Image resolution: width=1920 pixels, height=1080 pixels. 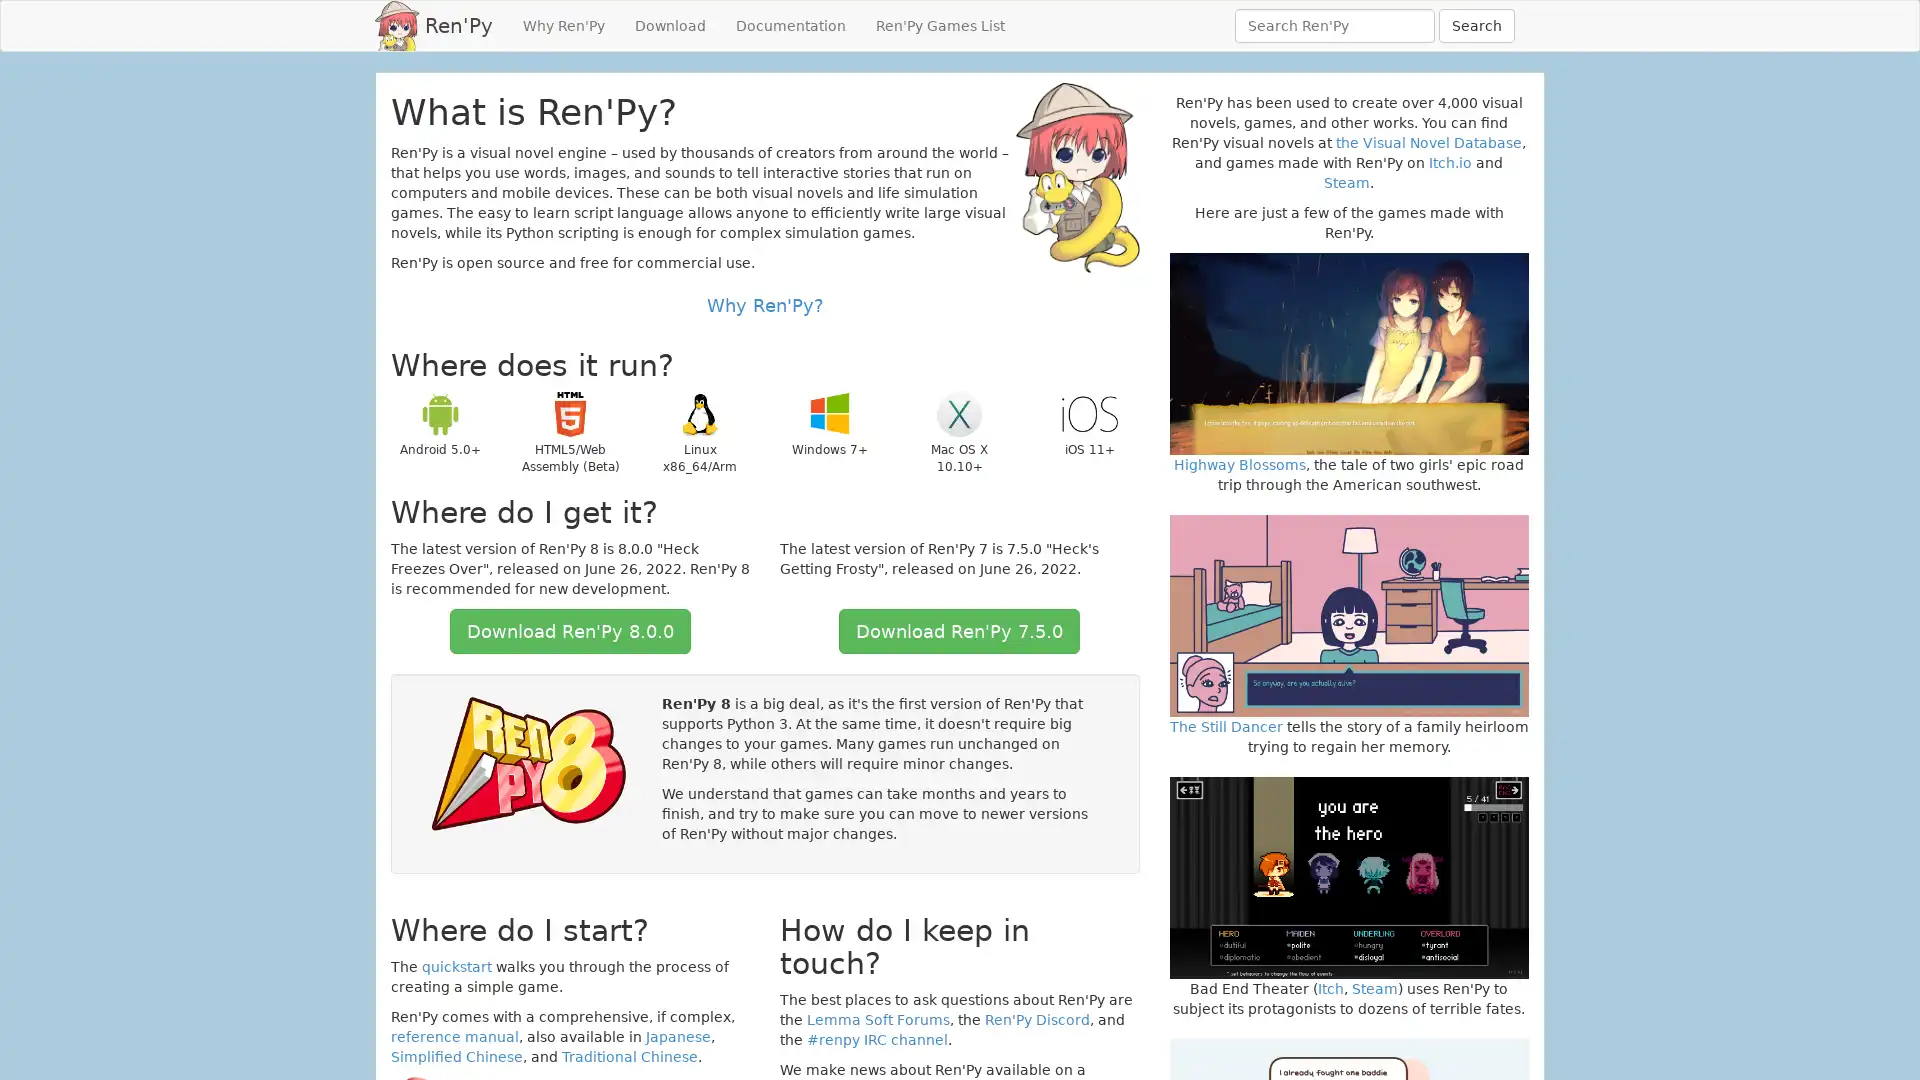 What do you see at coordinates (1477, 26) in the screenshot?
I see `Search` at bounding box center [1477, 26].